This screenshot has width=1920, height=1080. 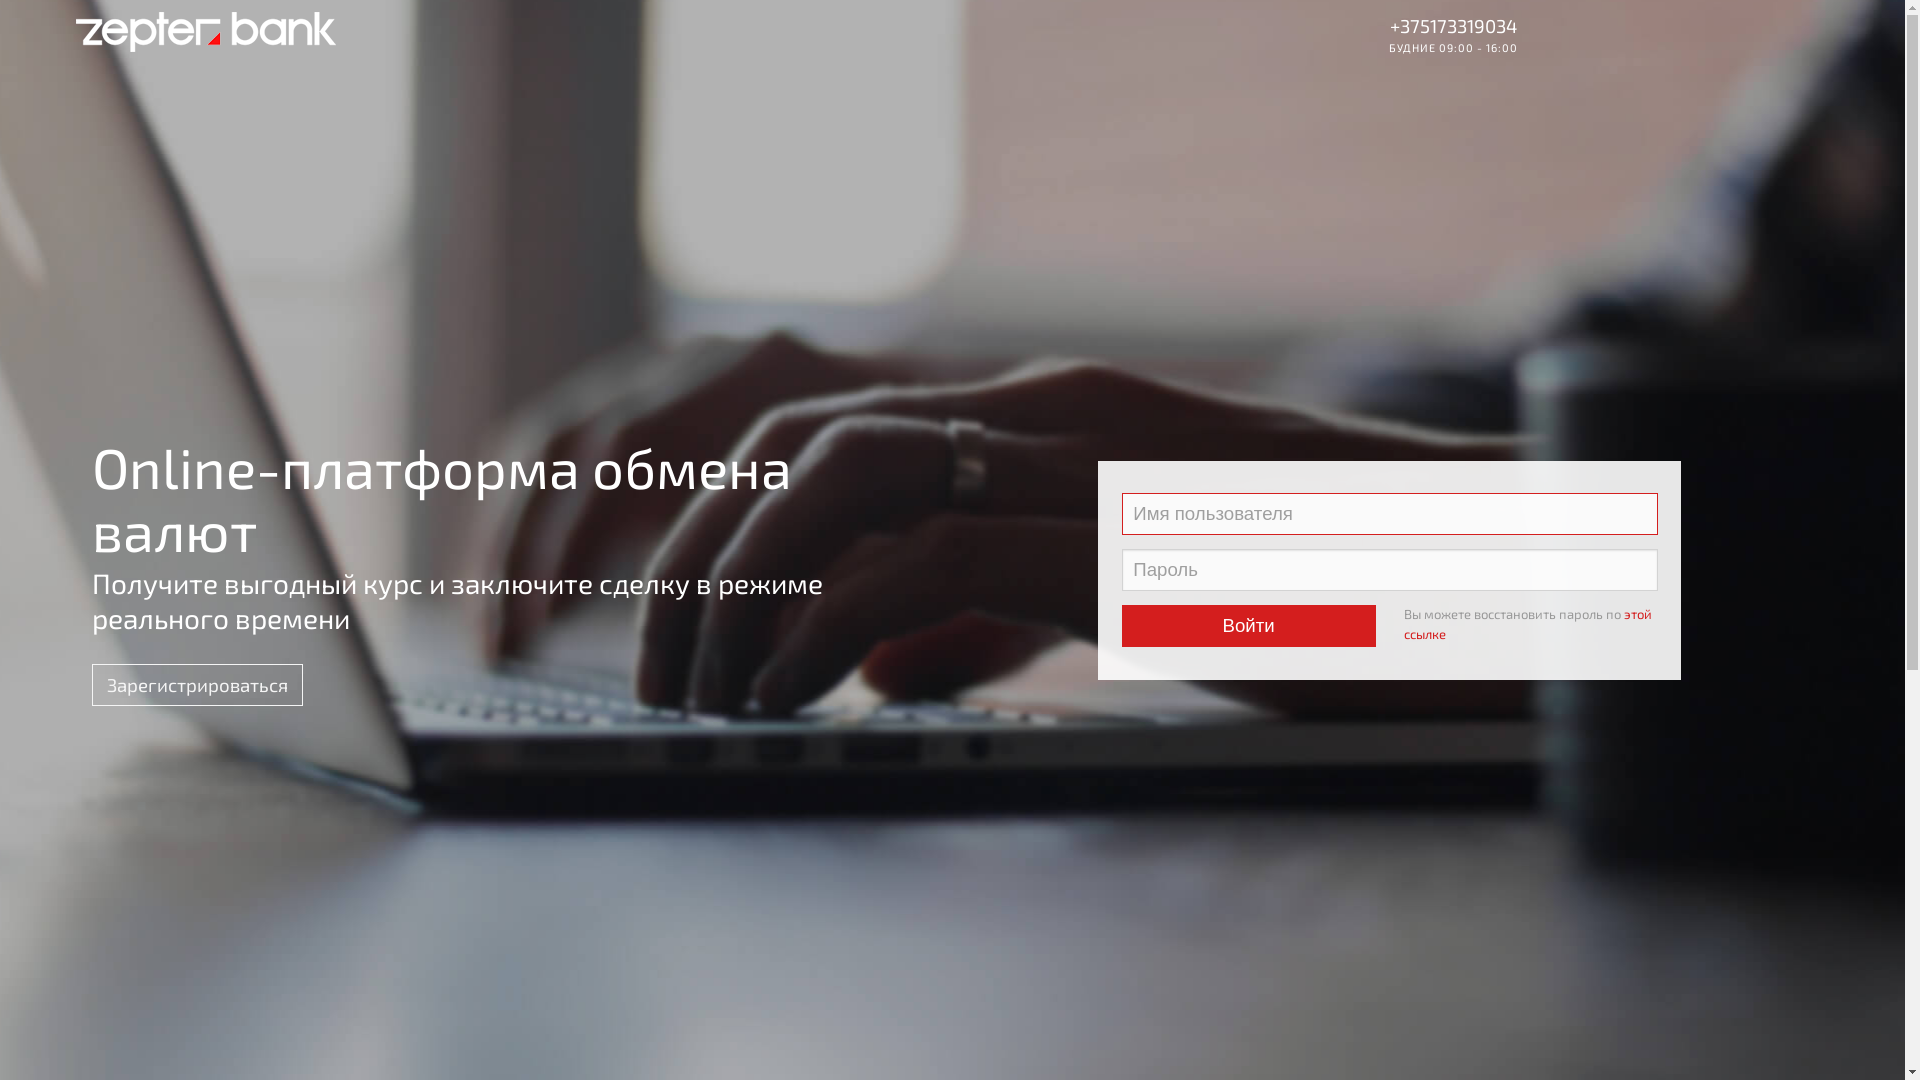 What do you see at coordinates (1453, 25) in the screenshot?
I see `'+375173319034'` at bounding box center [1453, 25].